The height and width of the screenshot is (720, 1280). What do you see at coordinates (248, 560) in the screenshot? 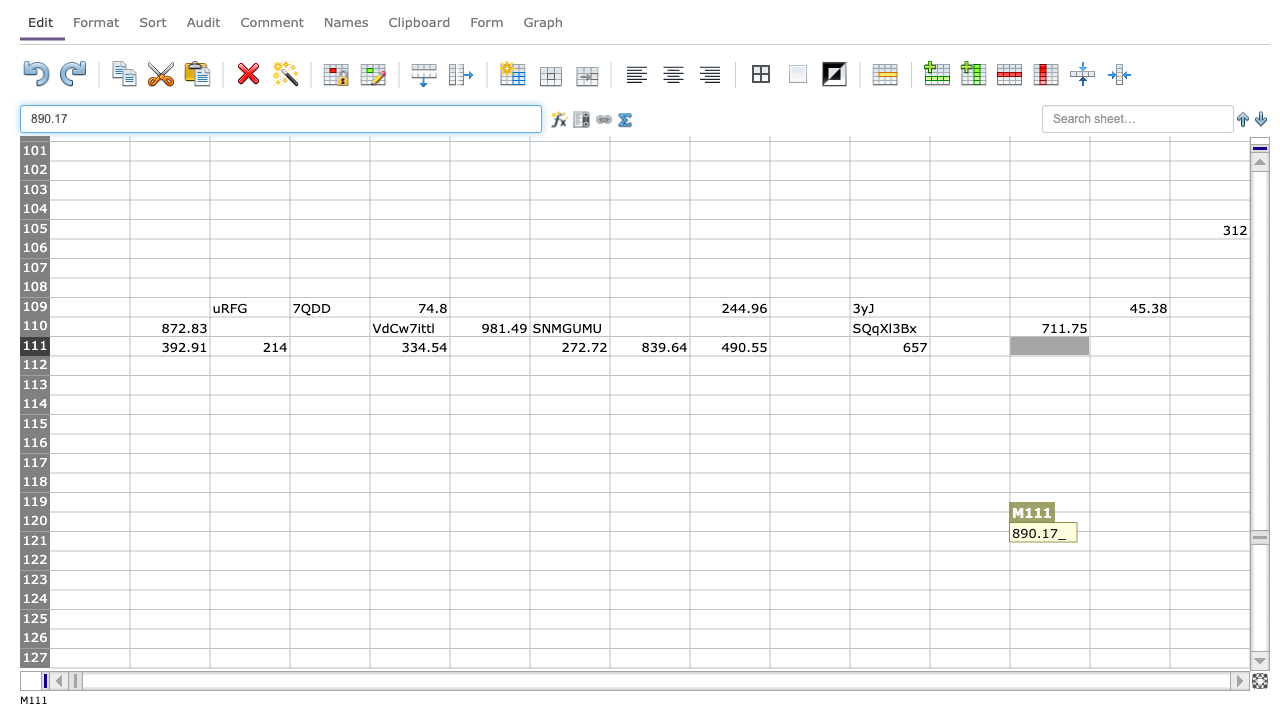
I see `C122` at bounding box center [248, 560].